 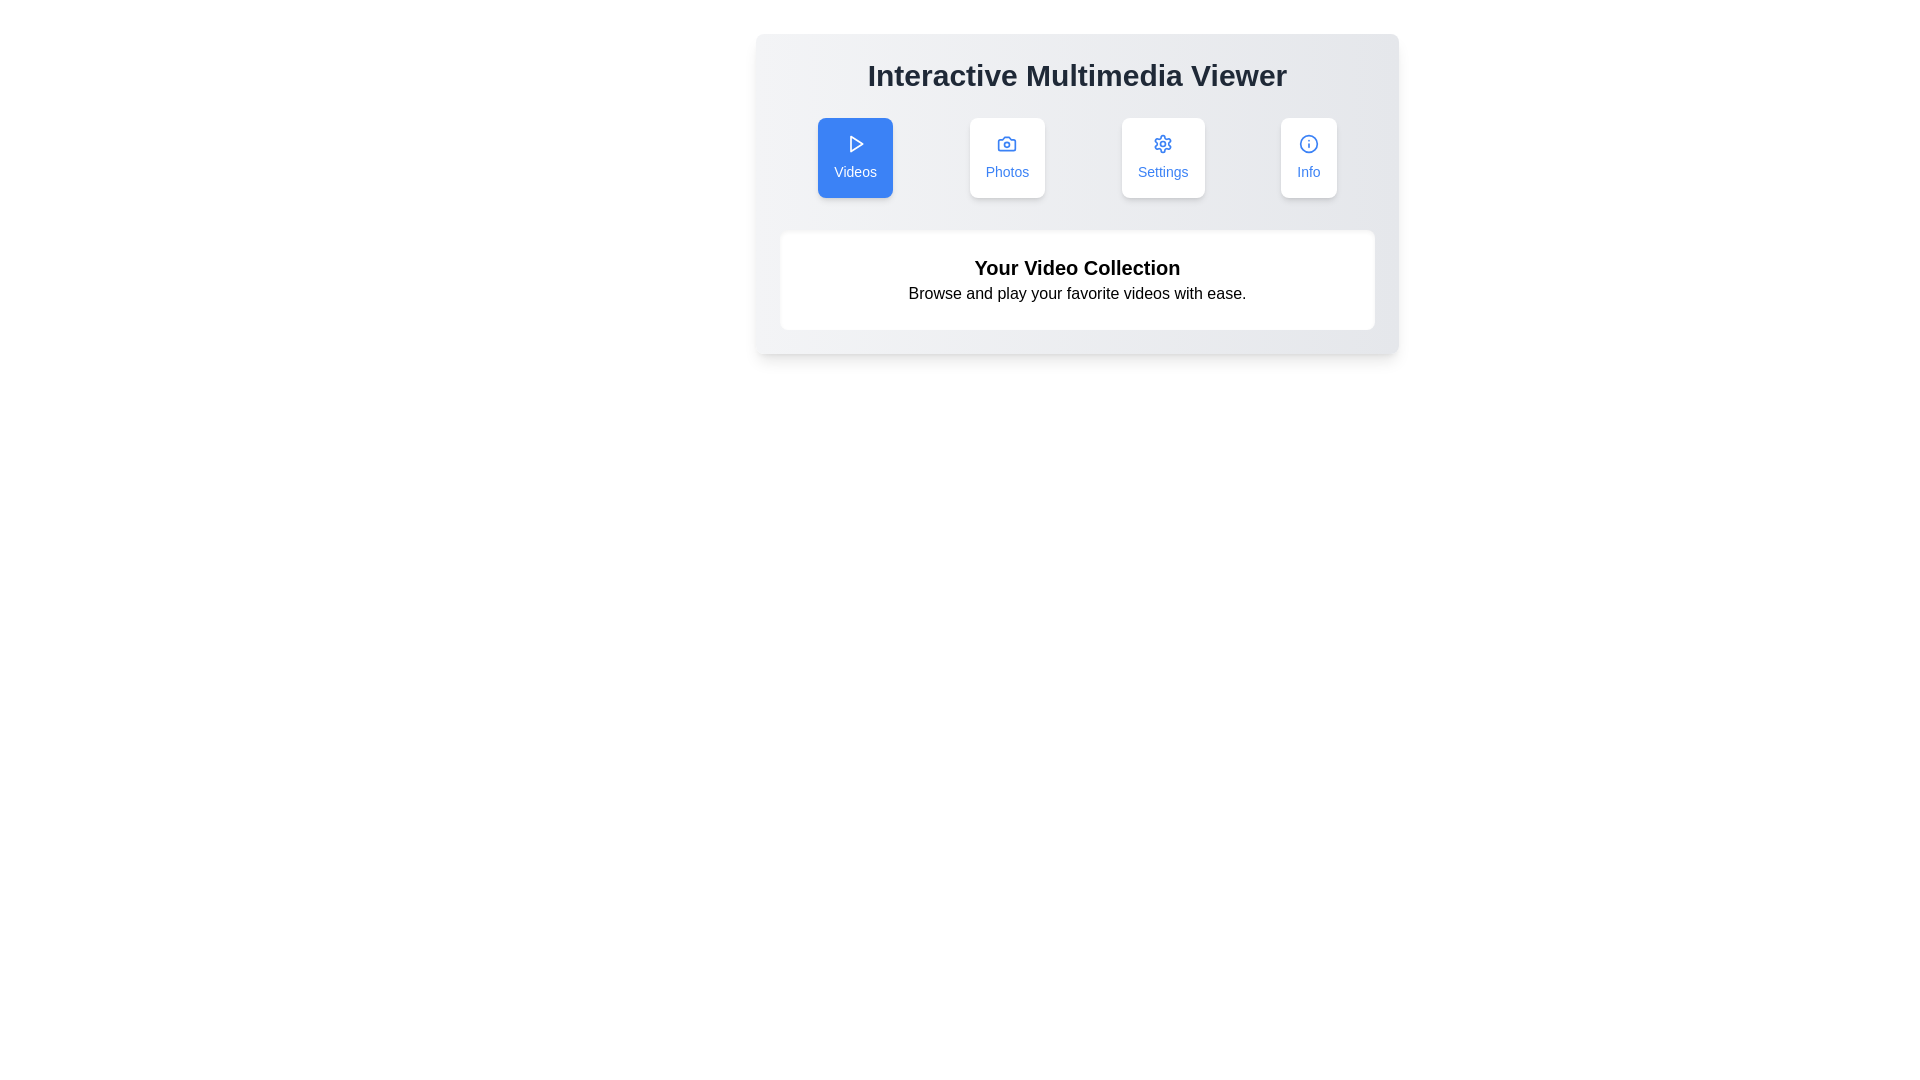 What do you see at coordinates (855, 142) in the screenshot?
I see `the play icon, represented by a triangular shape pointing to the right, located within a blue background in the upper left corner of the 'Videos' button` at bounding box center [855, 142].